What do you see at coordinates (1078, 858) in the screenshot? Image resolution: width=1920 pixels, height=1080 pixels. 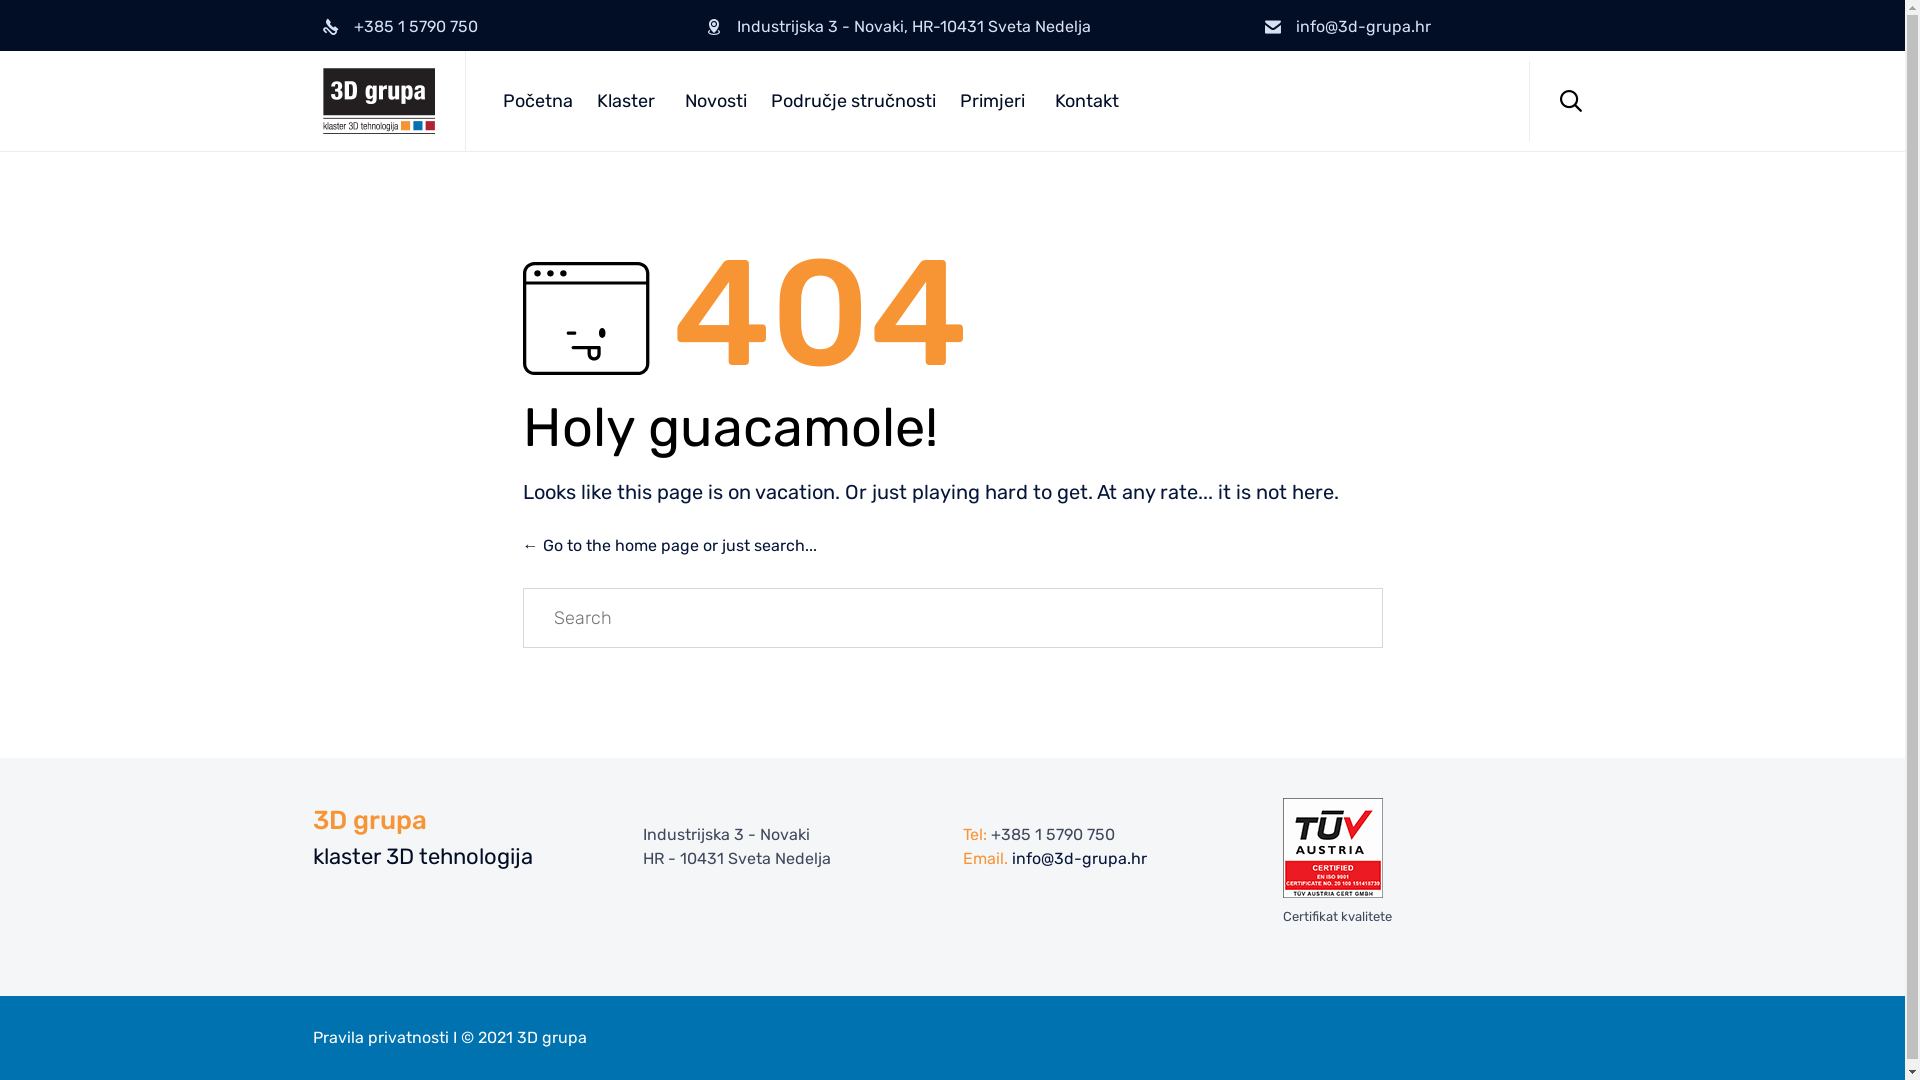 I see `'info@3d-grupa.hr'` at bounding box center [1078, 858].